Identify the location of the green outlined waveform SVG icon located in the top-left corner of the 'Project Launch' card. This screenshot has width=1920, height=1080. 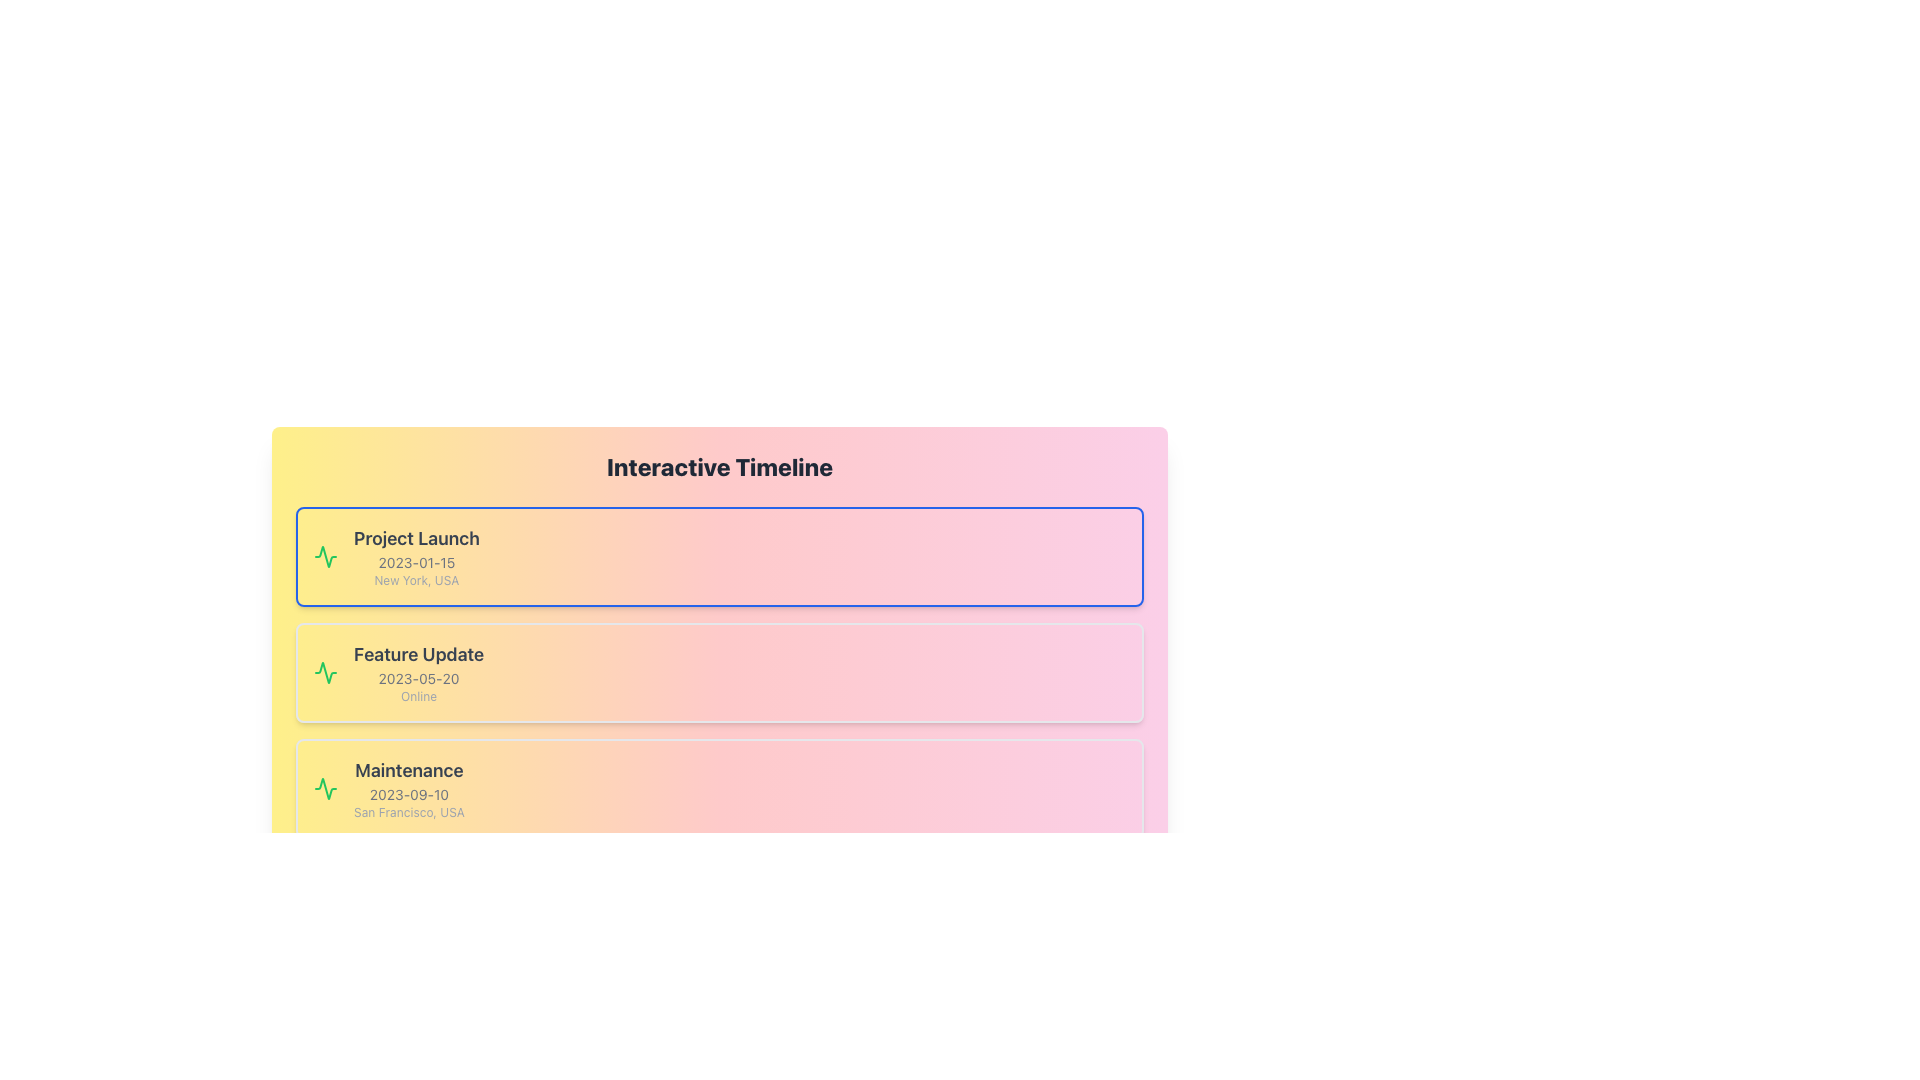
(326, 788).